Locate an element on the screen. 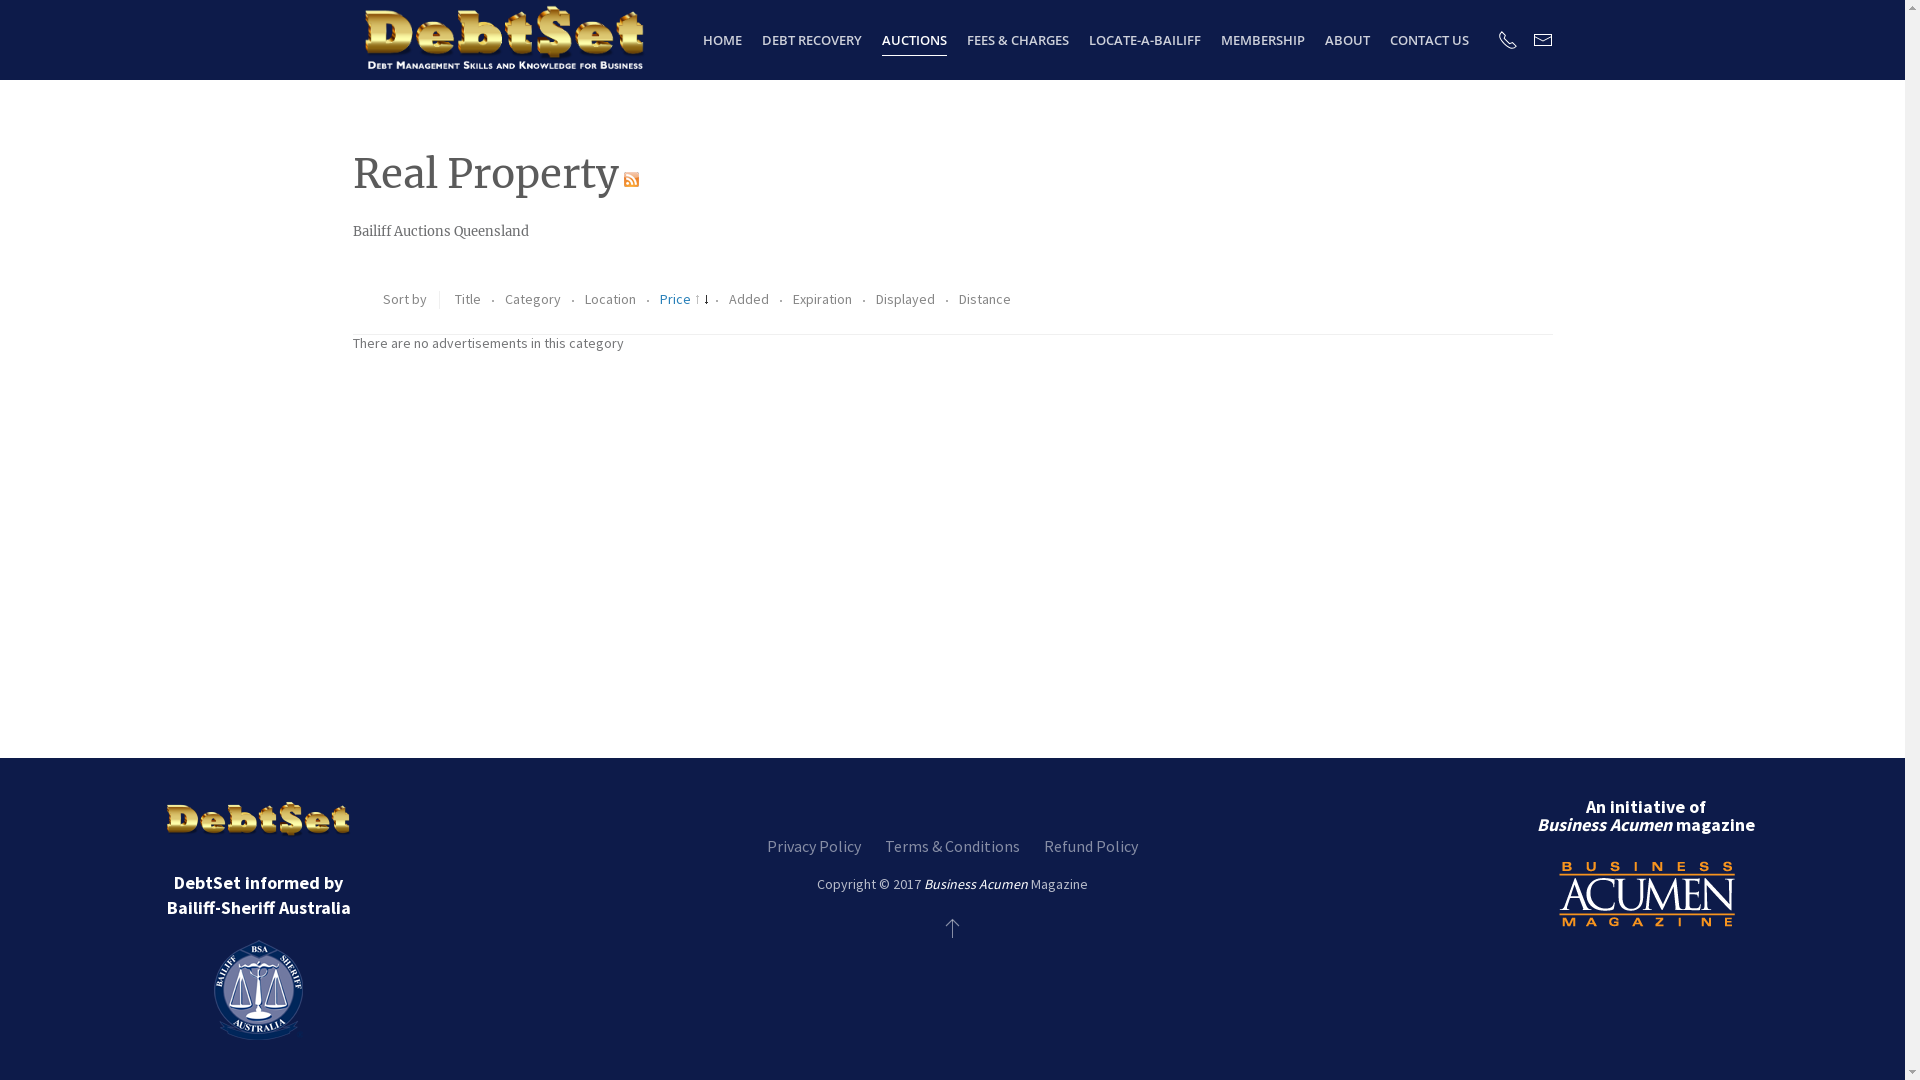 This screenshot has height=1080, width=1920. 'LOCATE-A-BAILIFF' is located at coordinates (1145, 39).